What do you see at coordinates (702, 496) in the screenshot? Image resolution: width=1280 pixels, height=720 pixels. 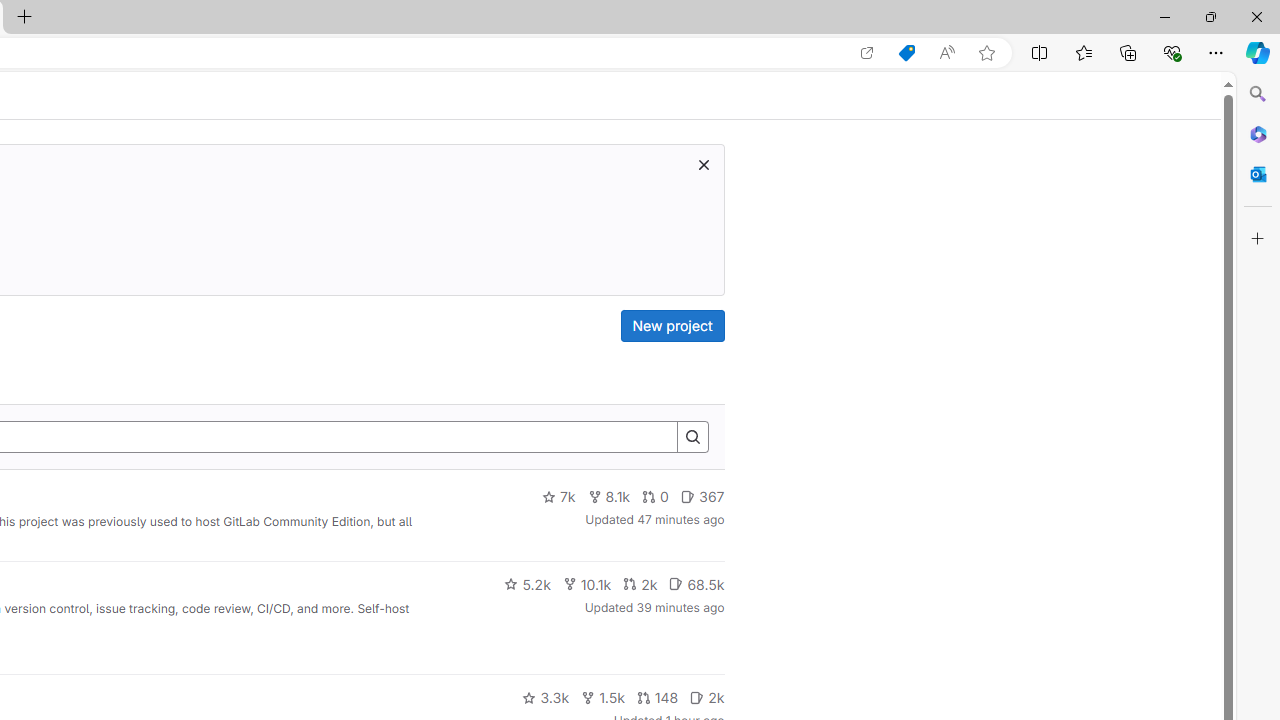 I see `'367'` at bounding box center [702, 496].